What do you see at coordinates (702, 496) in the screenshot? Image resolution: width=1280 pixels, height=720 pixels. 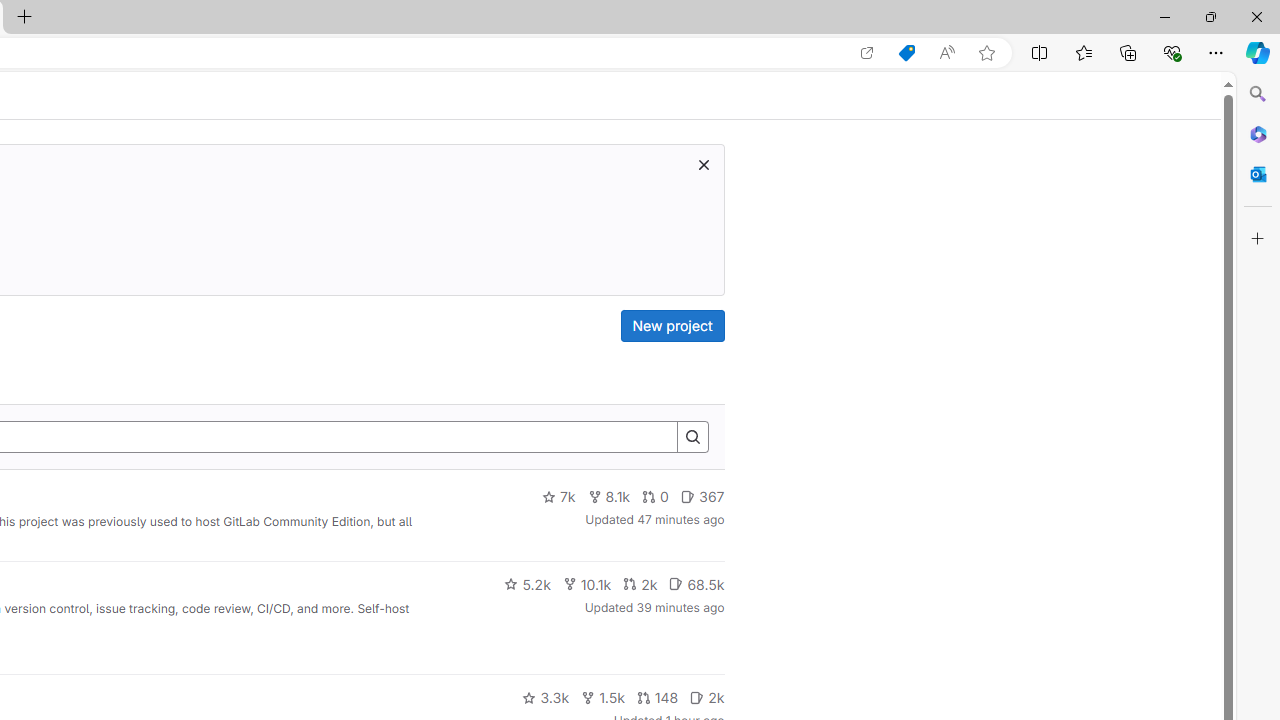 I see `'367'` at bounding box center [702, 496].